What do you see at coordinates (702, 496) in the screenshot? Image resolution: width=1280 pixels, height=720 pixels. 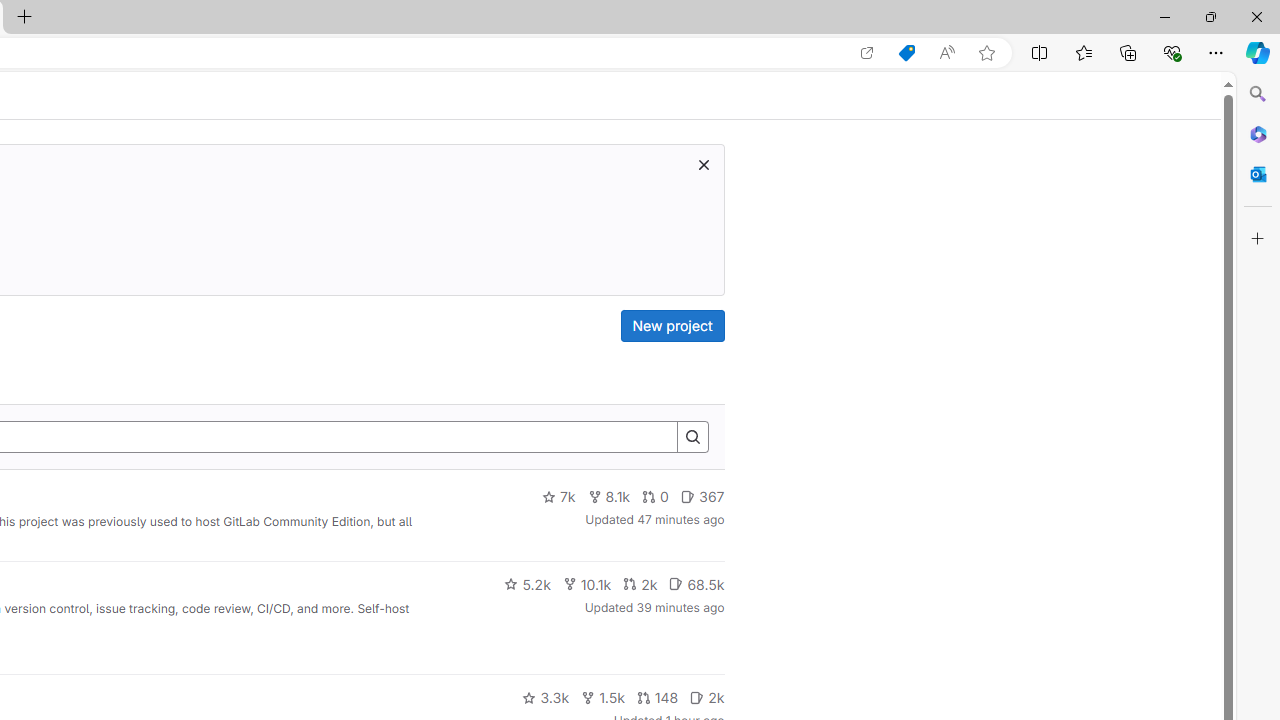 I see `'367'` at bounding box center [702, 496].